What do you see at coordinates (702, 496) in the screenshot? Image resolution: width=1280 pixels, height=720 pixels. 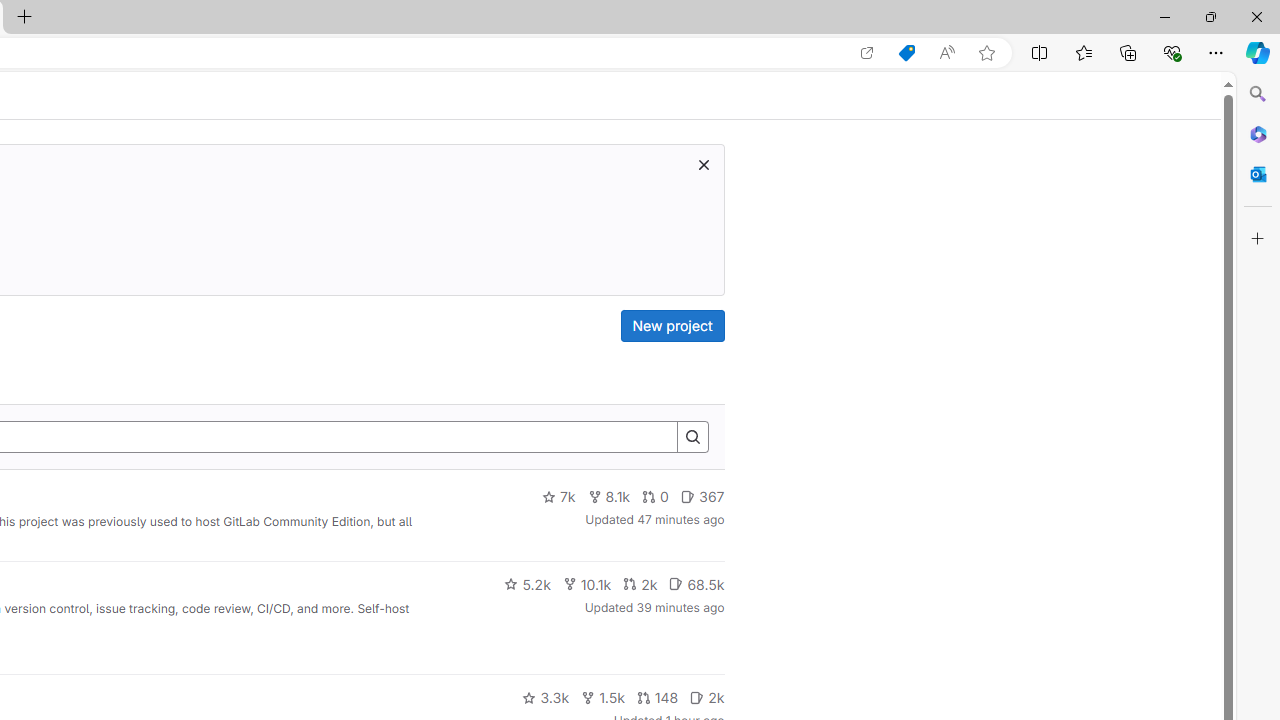 I see `'367'` at bounding box center [702, 496].